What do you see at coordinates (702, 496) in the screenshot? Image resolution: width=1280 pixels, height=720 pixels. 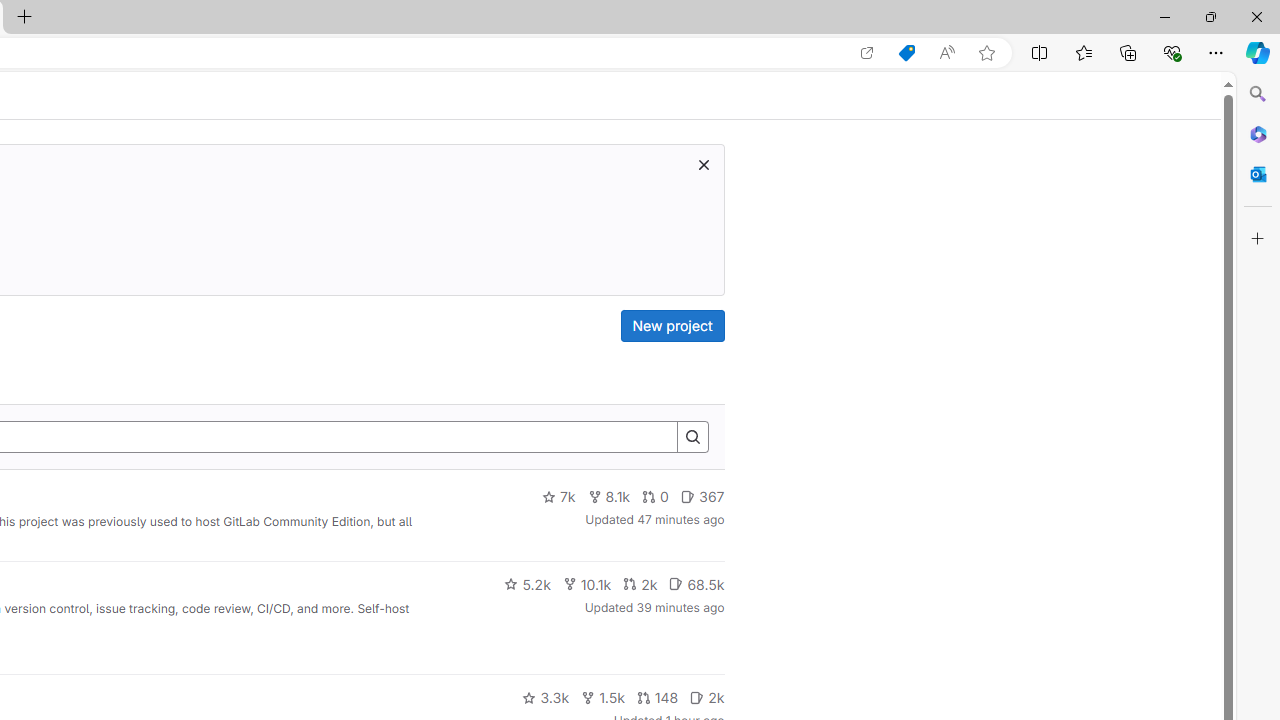 I see `'367'` at bounding box center [702, 496].